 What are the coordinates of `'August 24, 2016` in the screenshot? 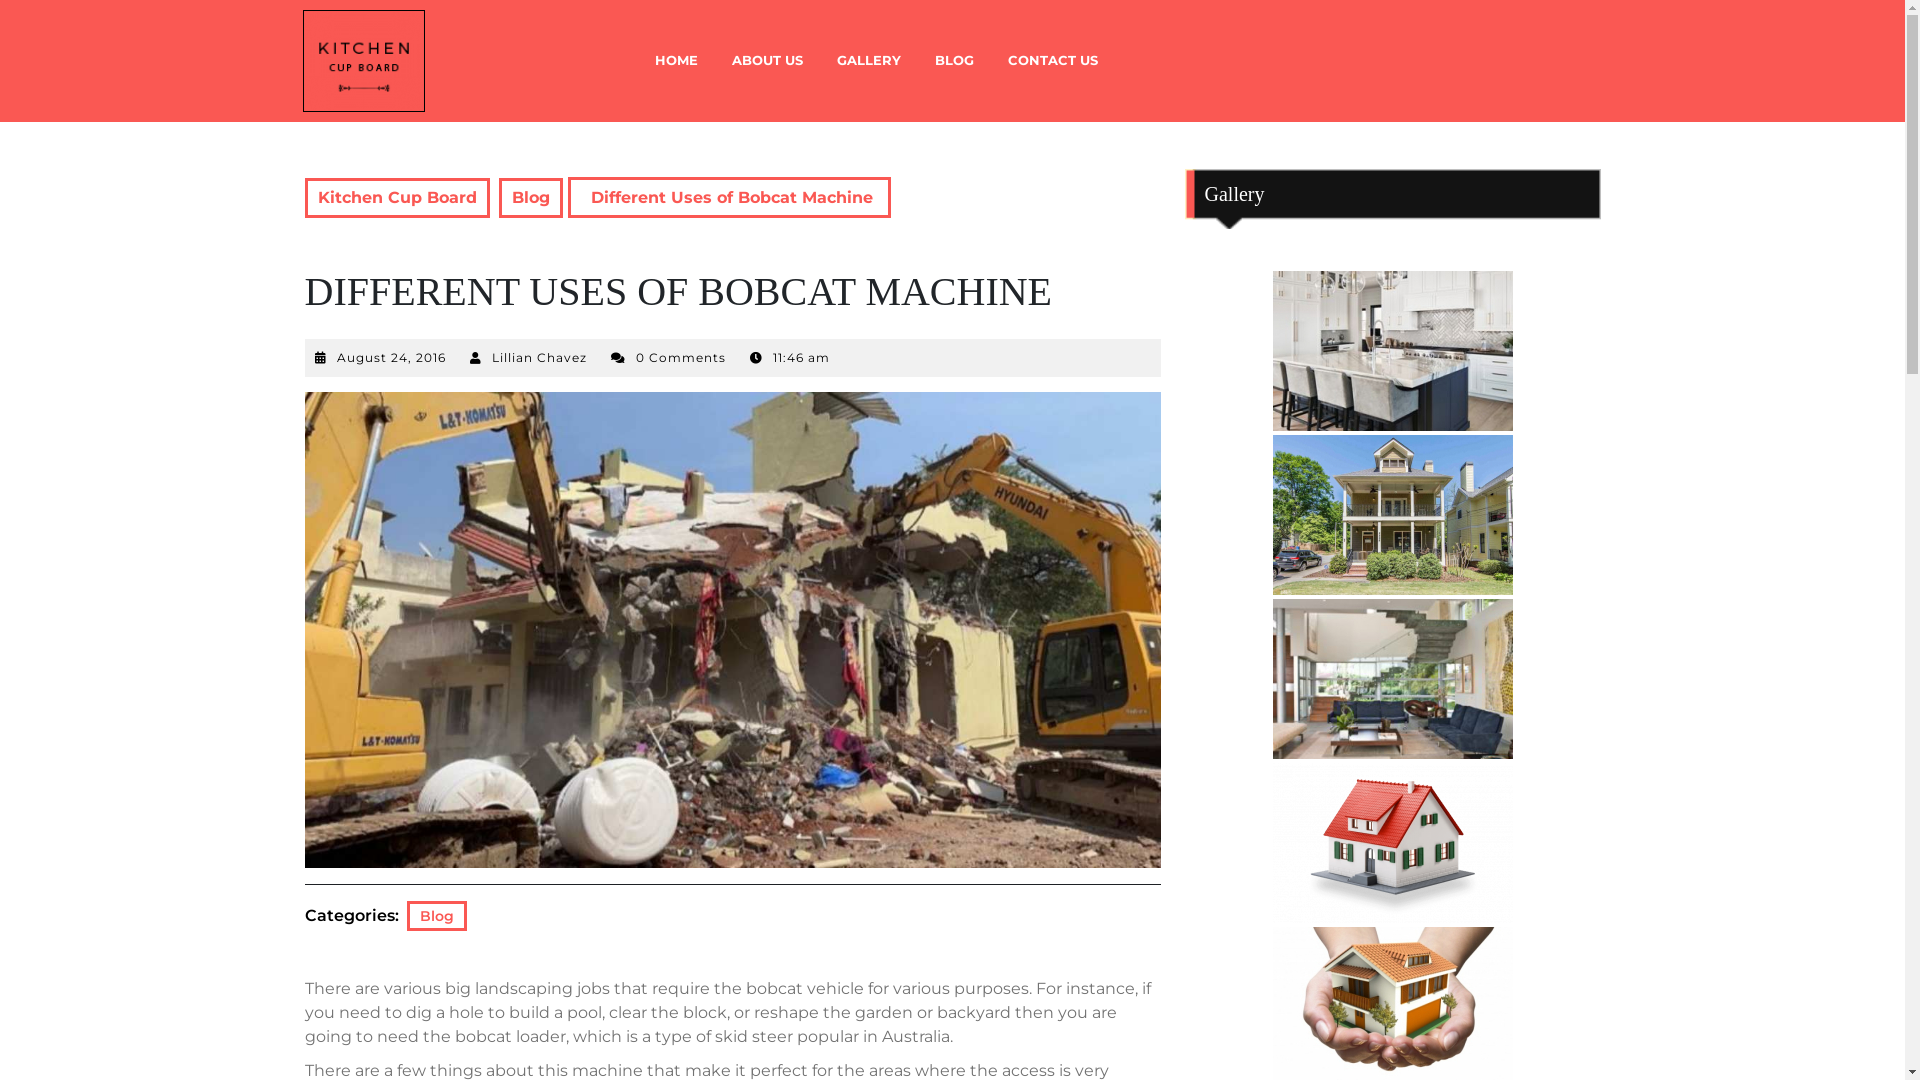 It's located at (390, 356).